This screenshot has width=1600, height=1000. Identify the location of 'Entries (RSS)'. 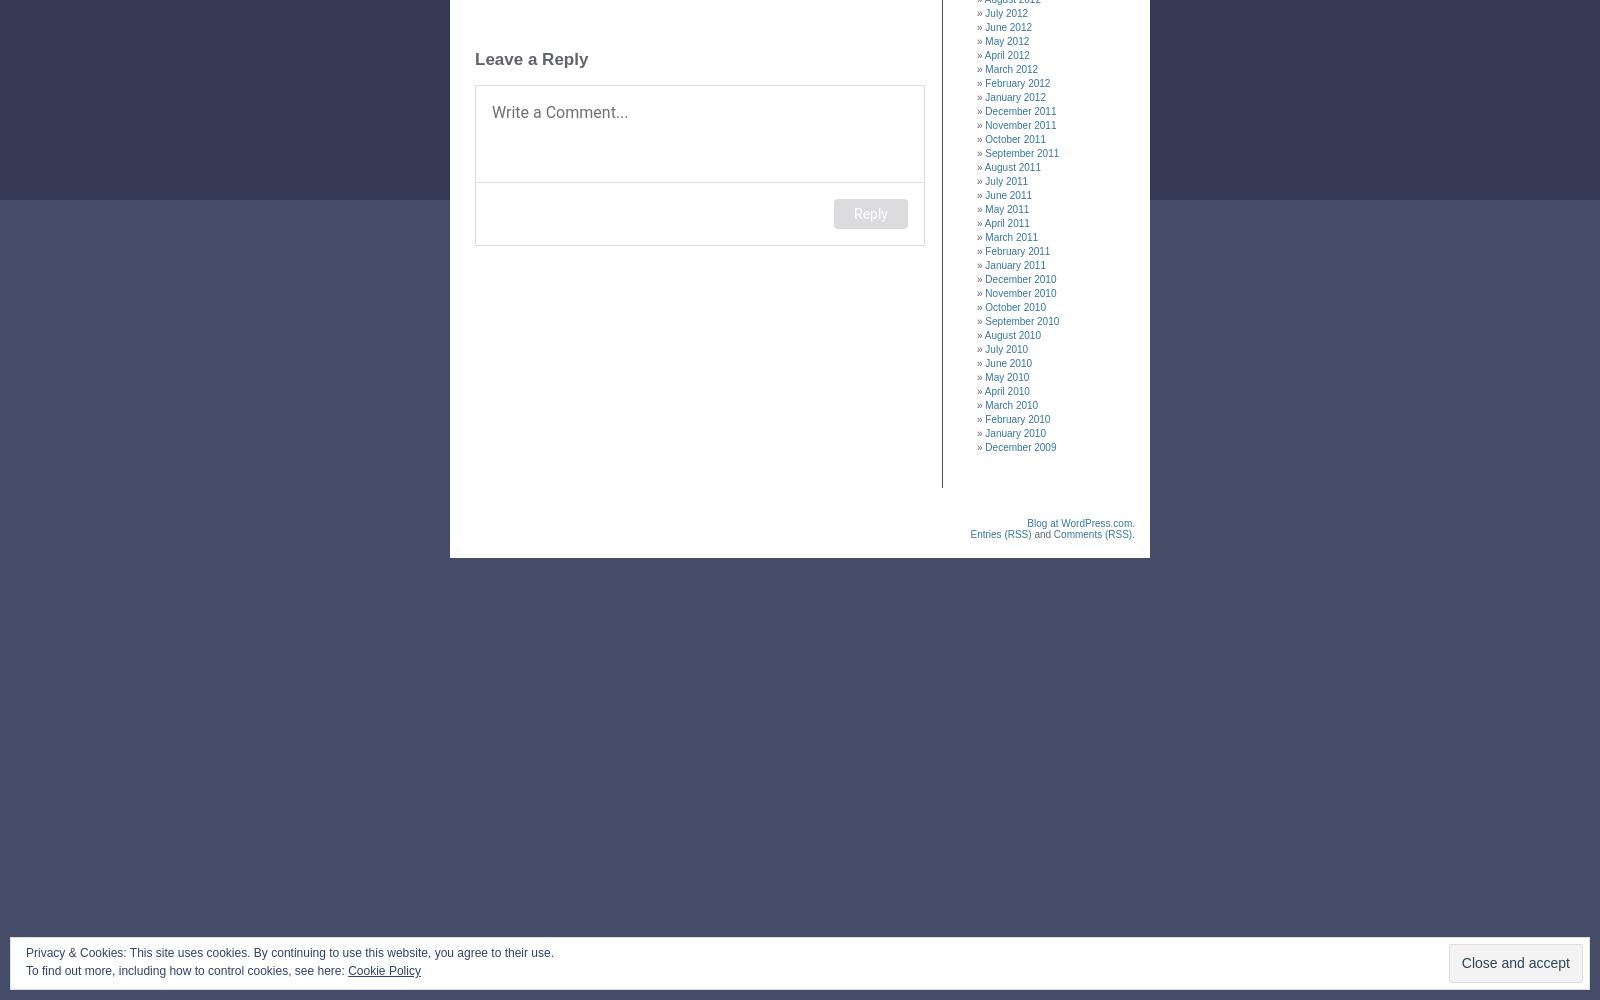
(999, 534).